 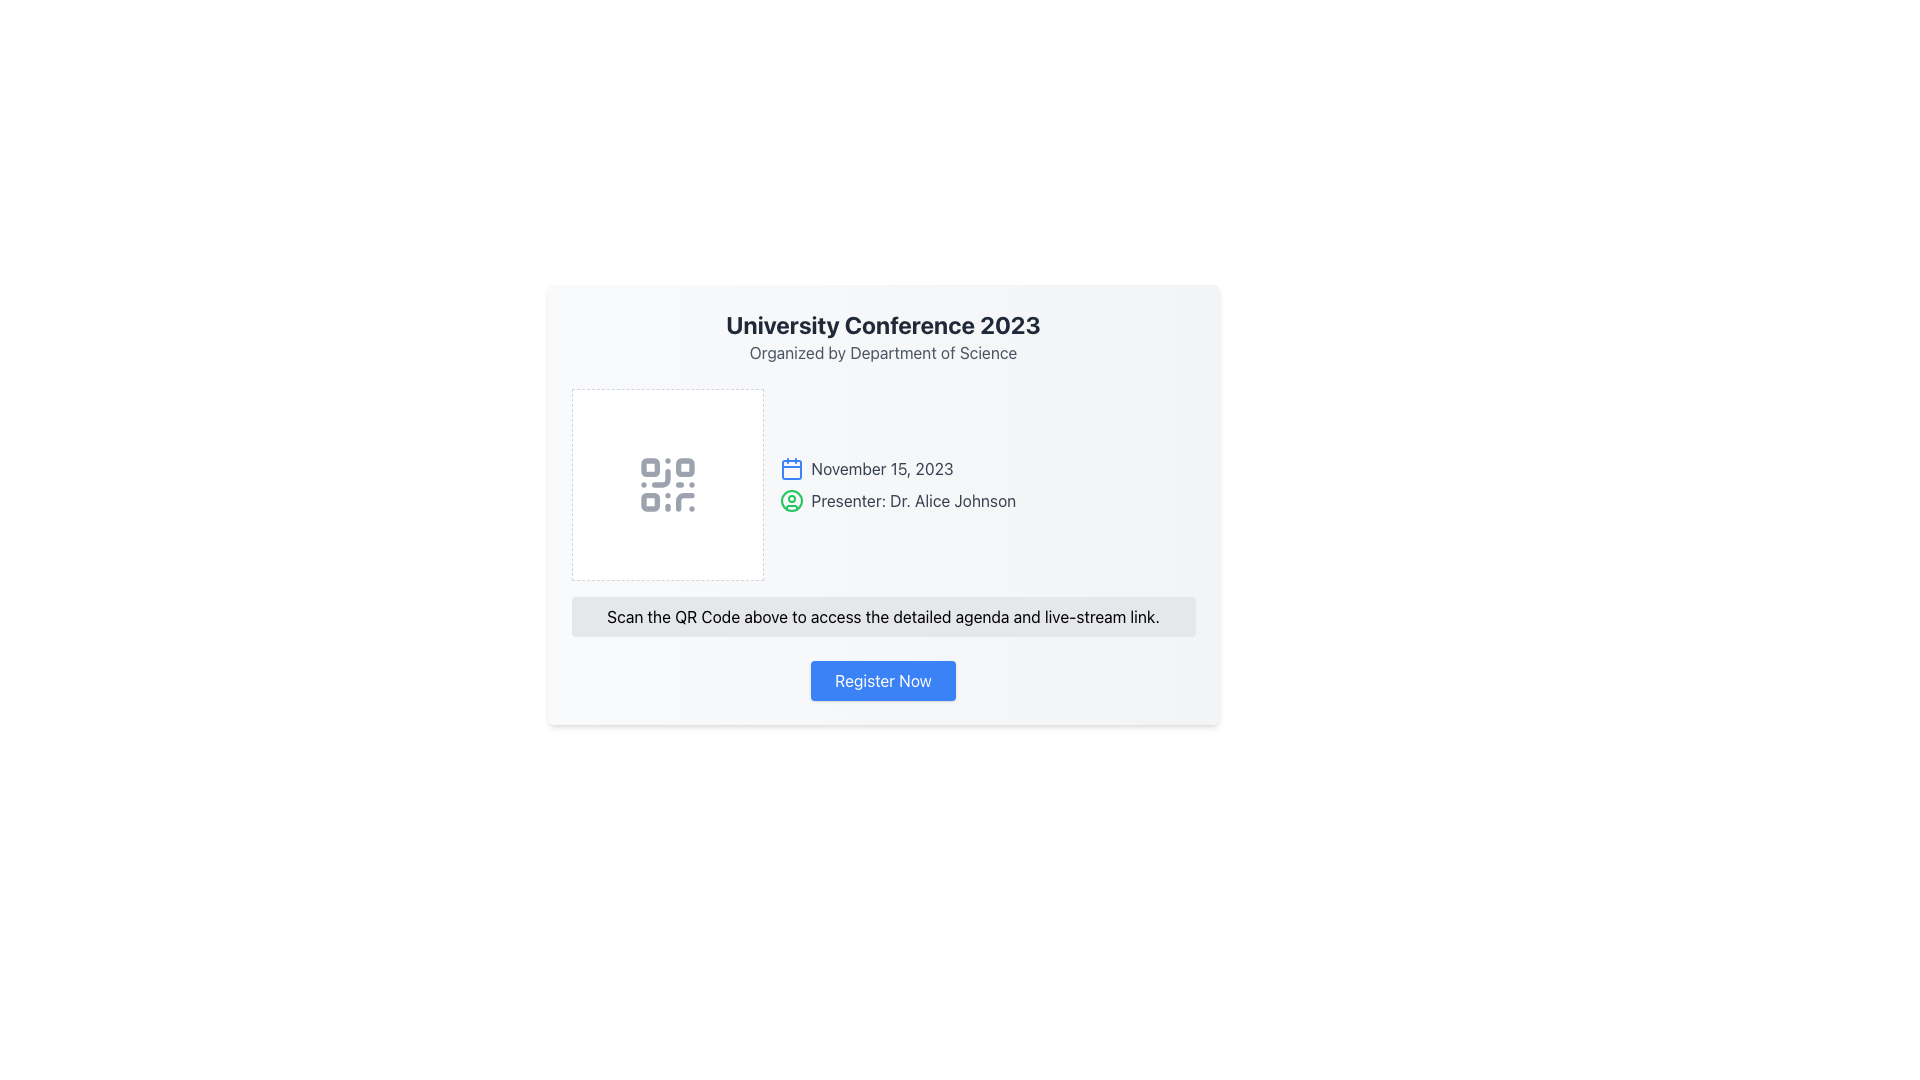 What do you see at coordinates (882, 680) in the screenshot?
I see `the medium-sized rounded rectangular button with a blue background and white text reading 'Register Now' to trigger a visual change` at bounding box center [882, 680].